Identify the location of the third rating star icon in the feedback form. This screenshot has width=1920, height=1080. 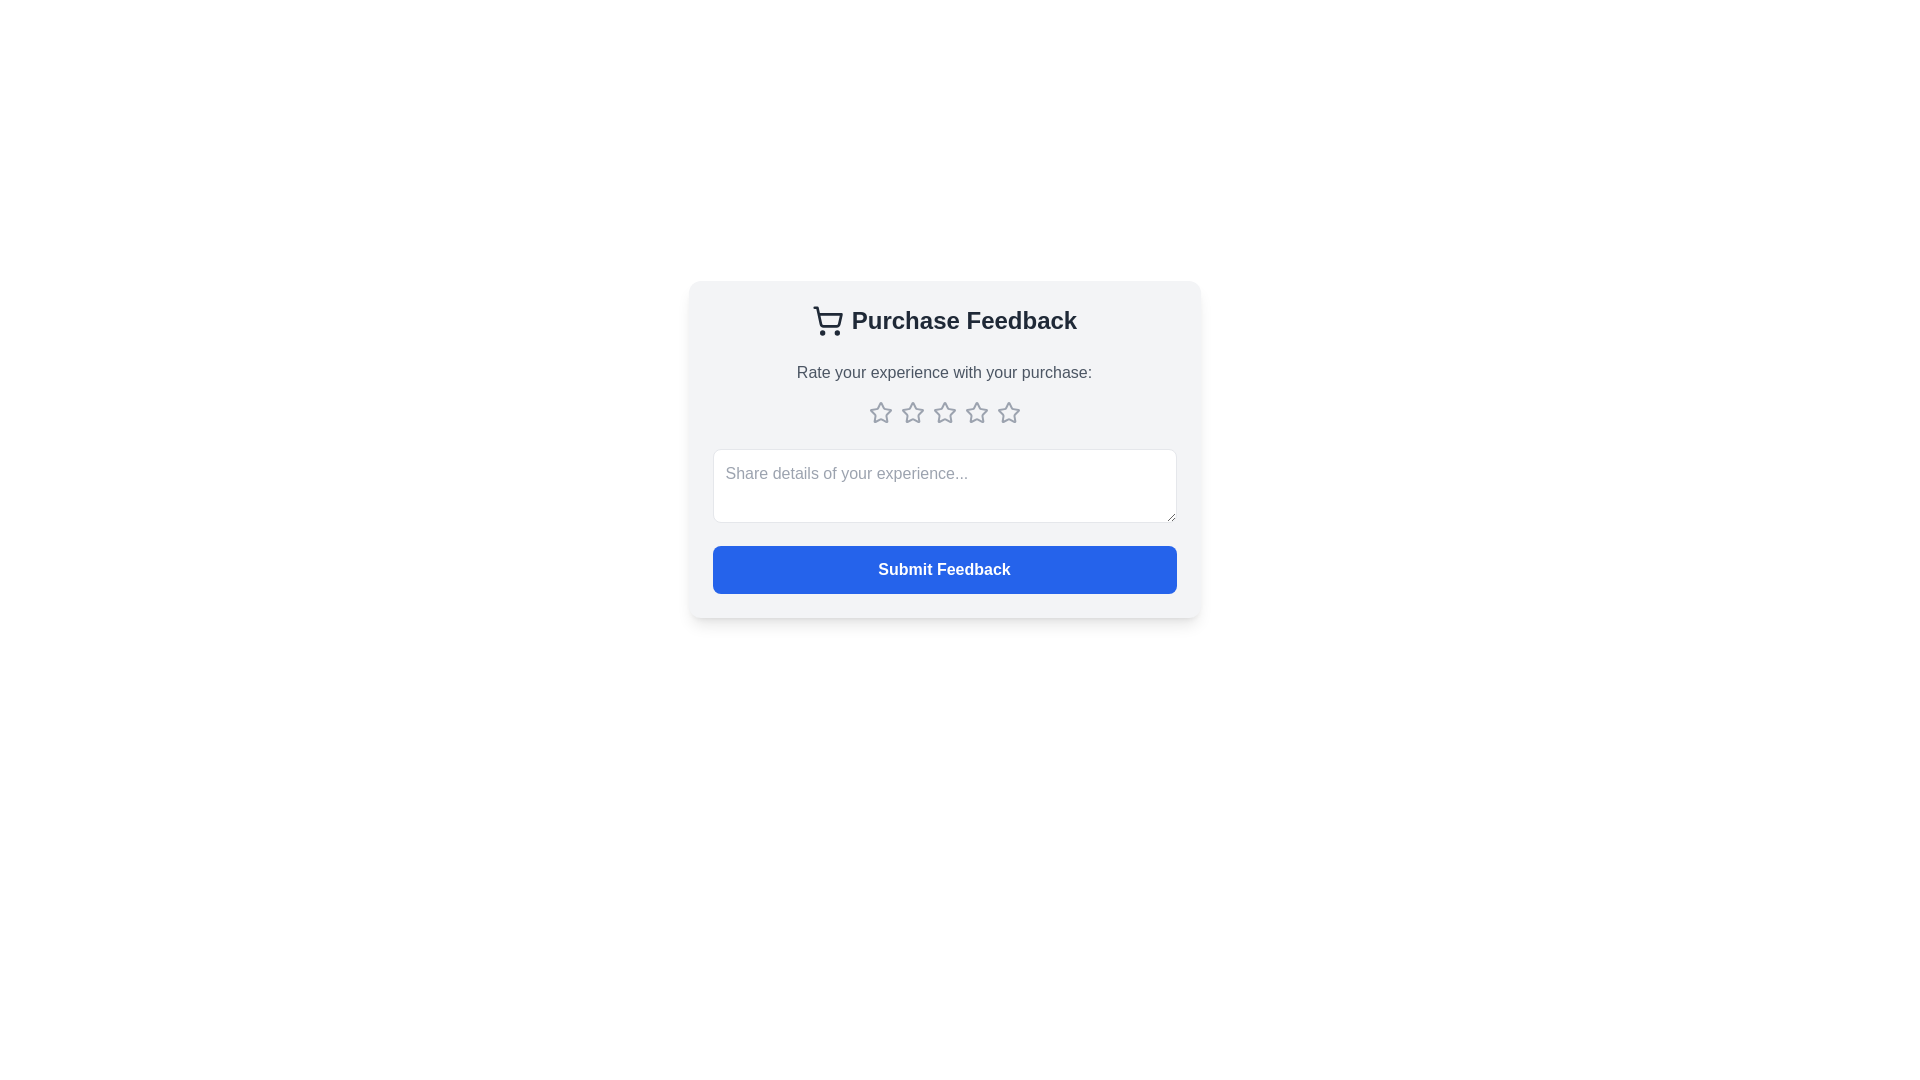
(943, 411).